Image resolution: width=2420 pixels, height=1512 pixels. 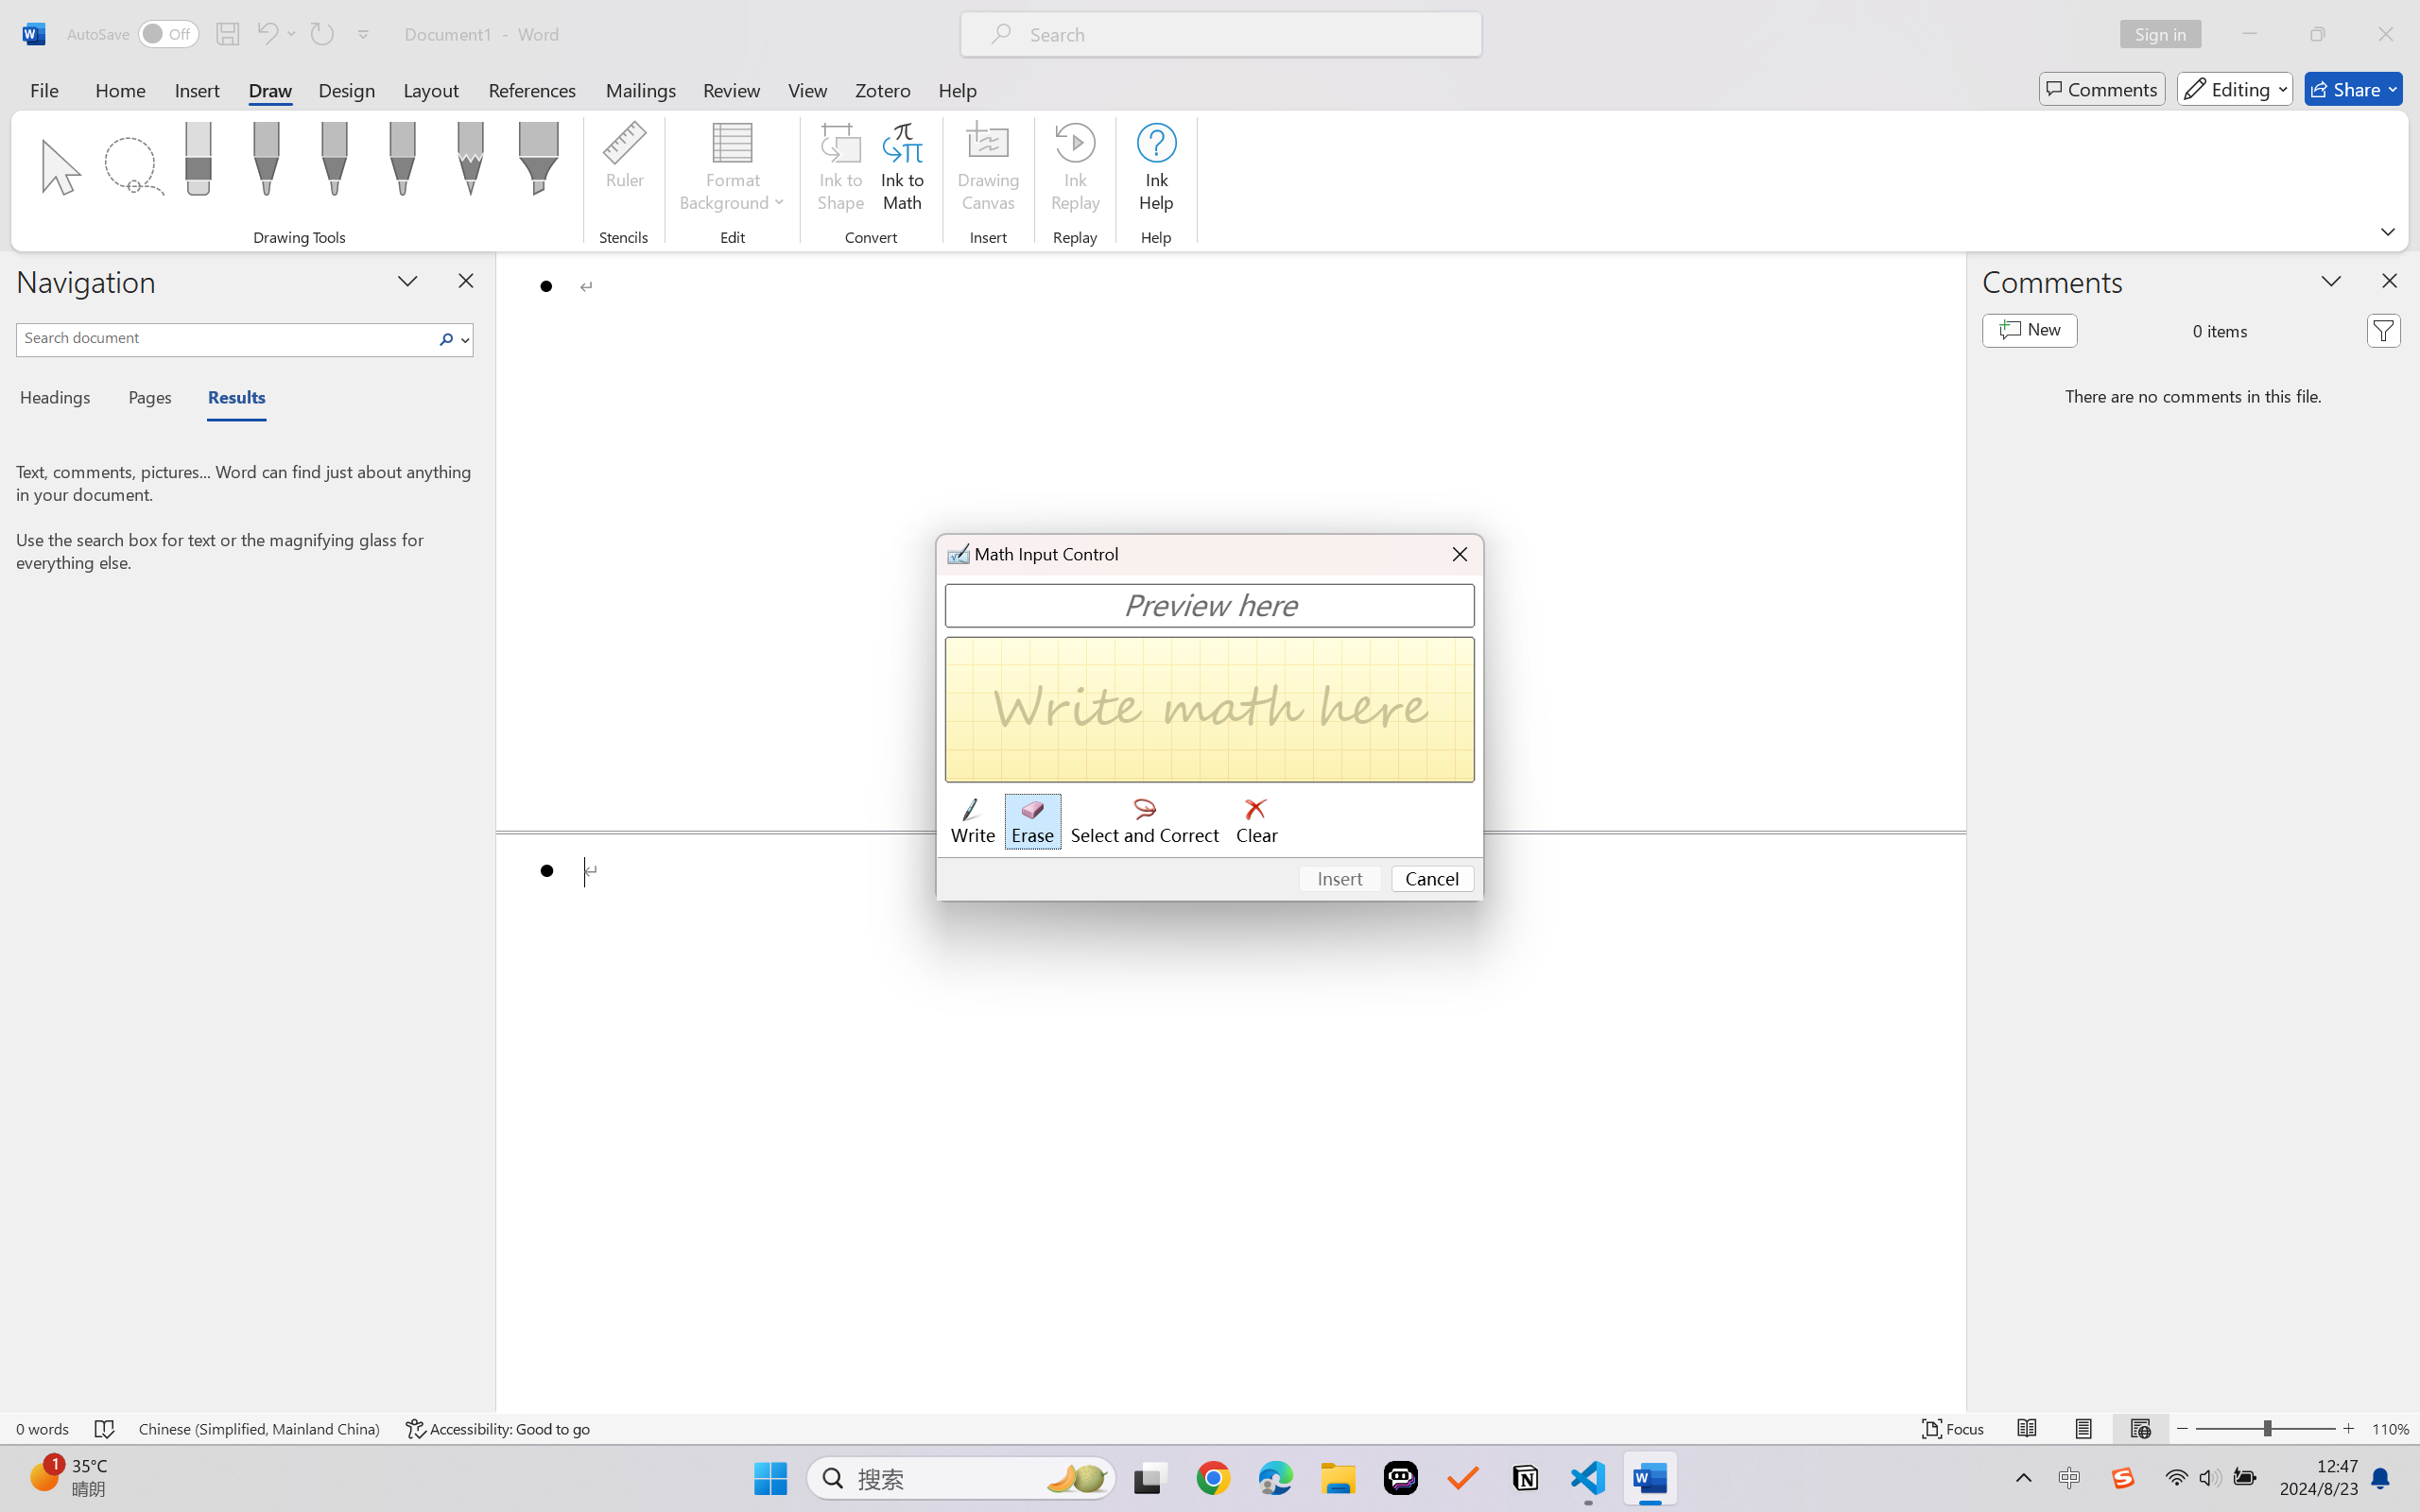 What do you see at coordinates (1255, 820) in the screenshot?
I see `'Clear'` at bounding box center [1255, 820].